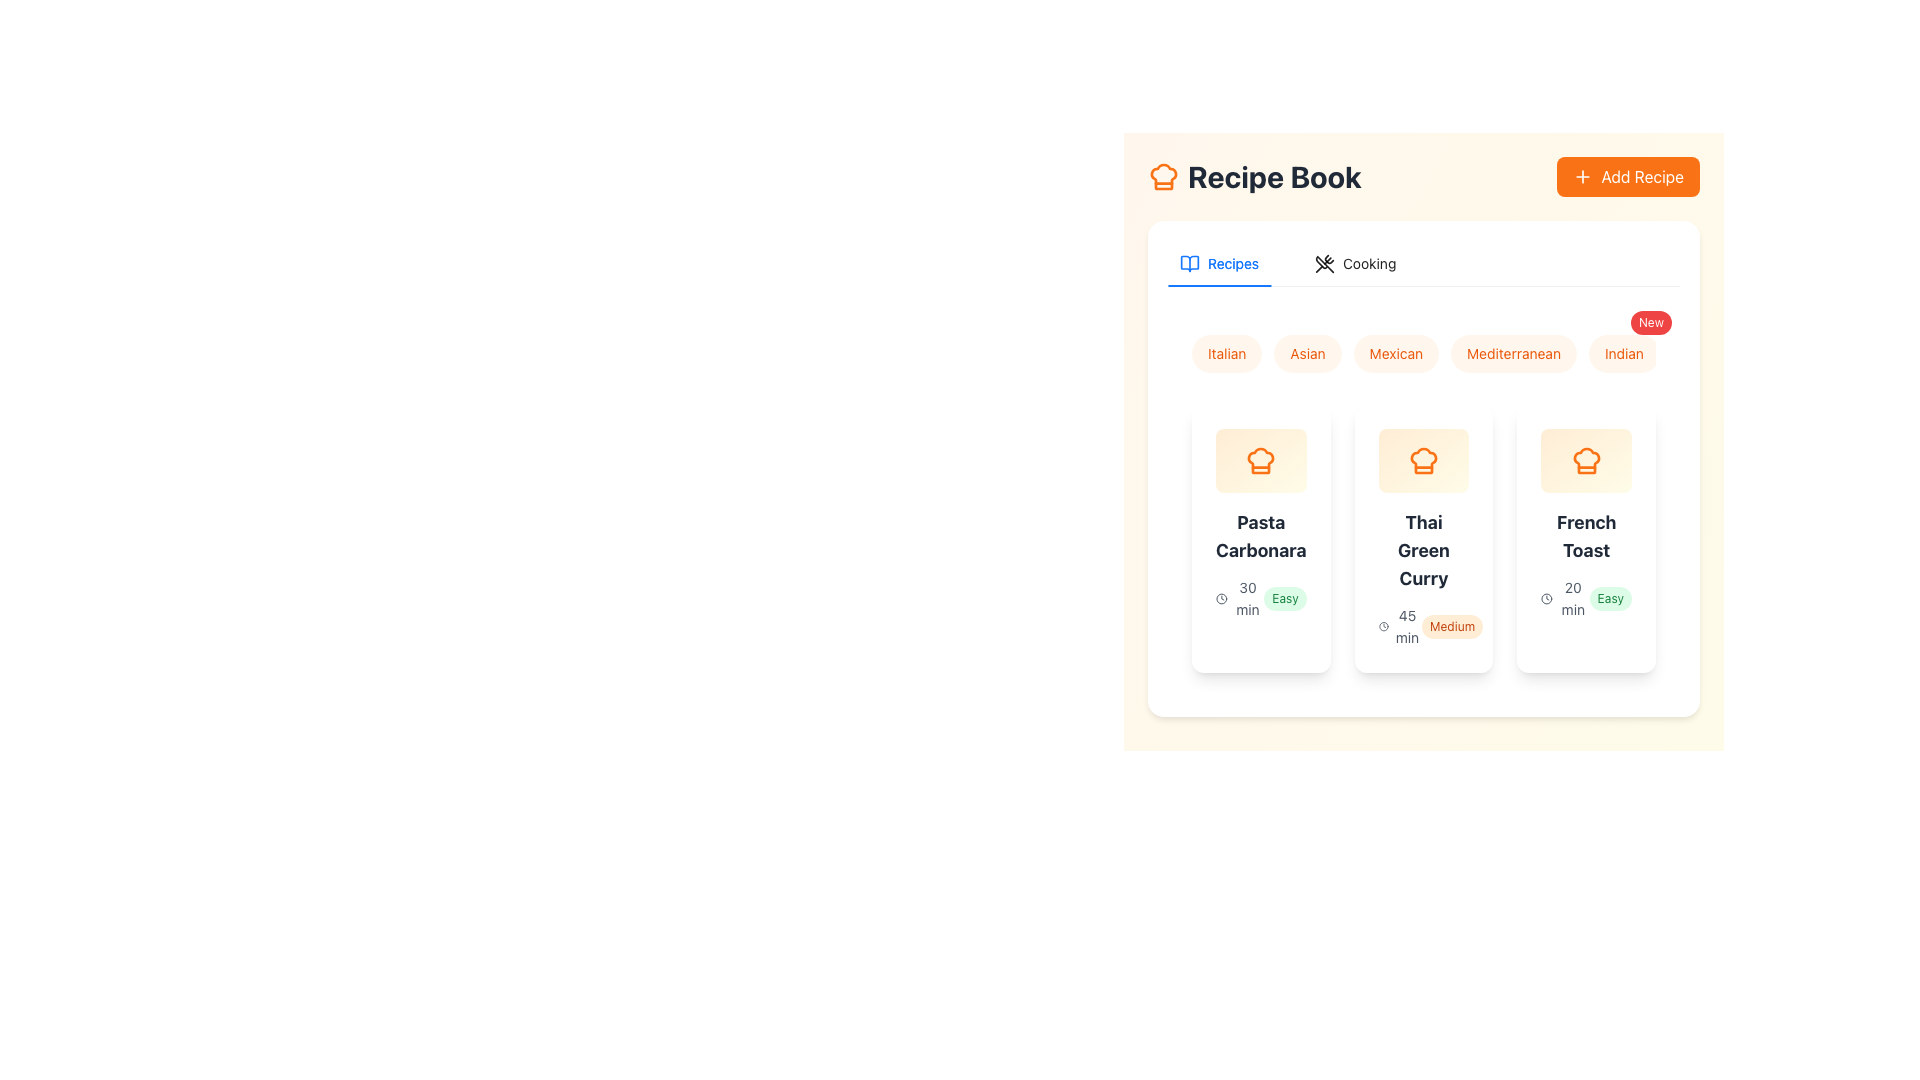 The width and height of the screenshot is (1920, 1080). Describe the element at coordinates (1423, 538) in the screenshot. I see `the 'Thai Green Curry' component card` at that location.